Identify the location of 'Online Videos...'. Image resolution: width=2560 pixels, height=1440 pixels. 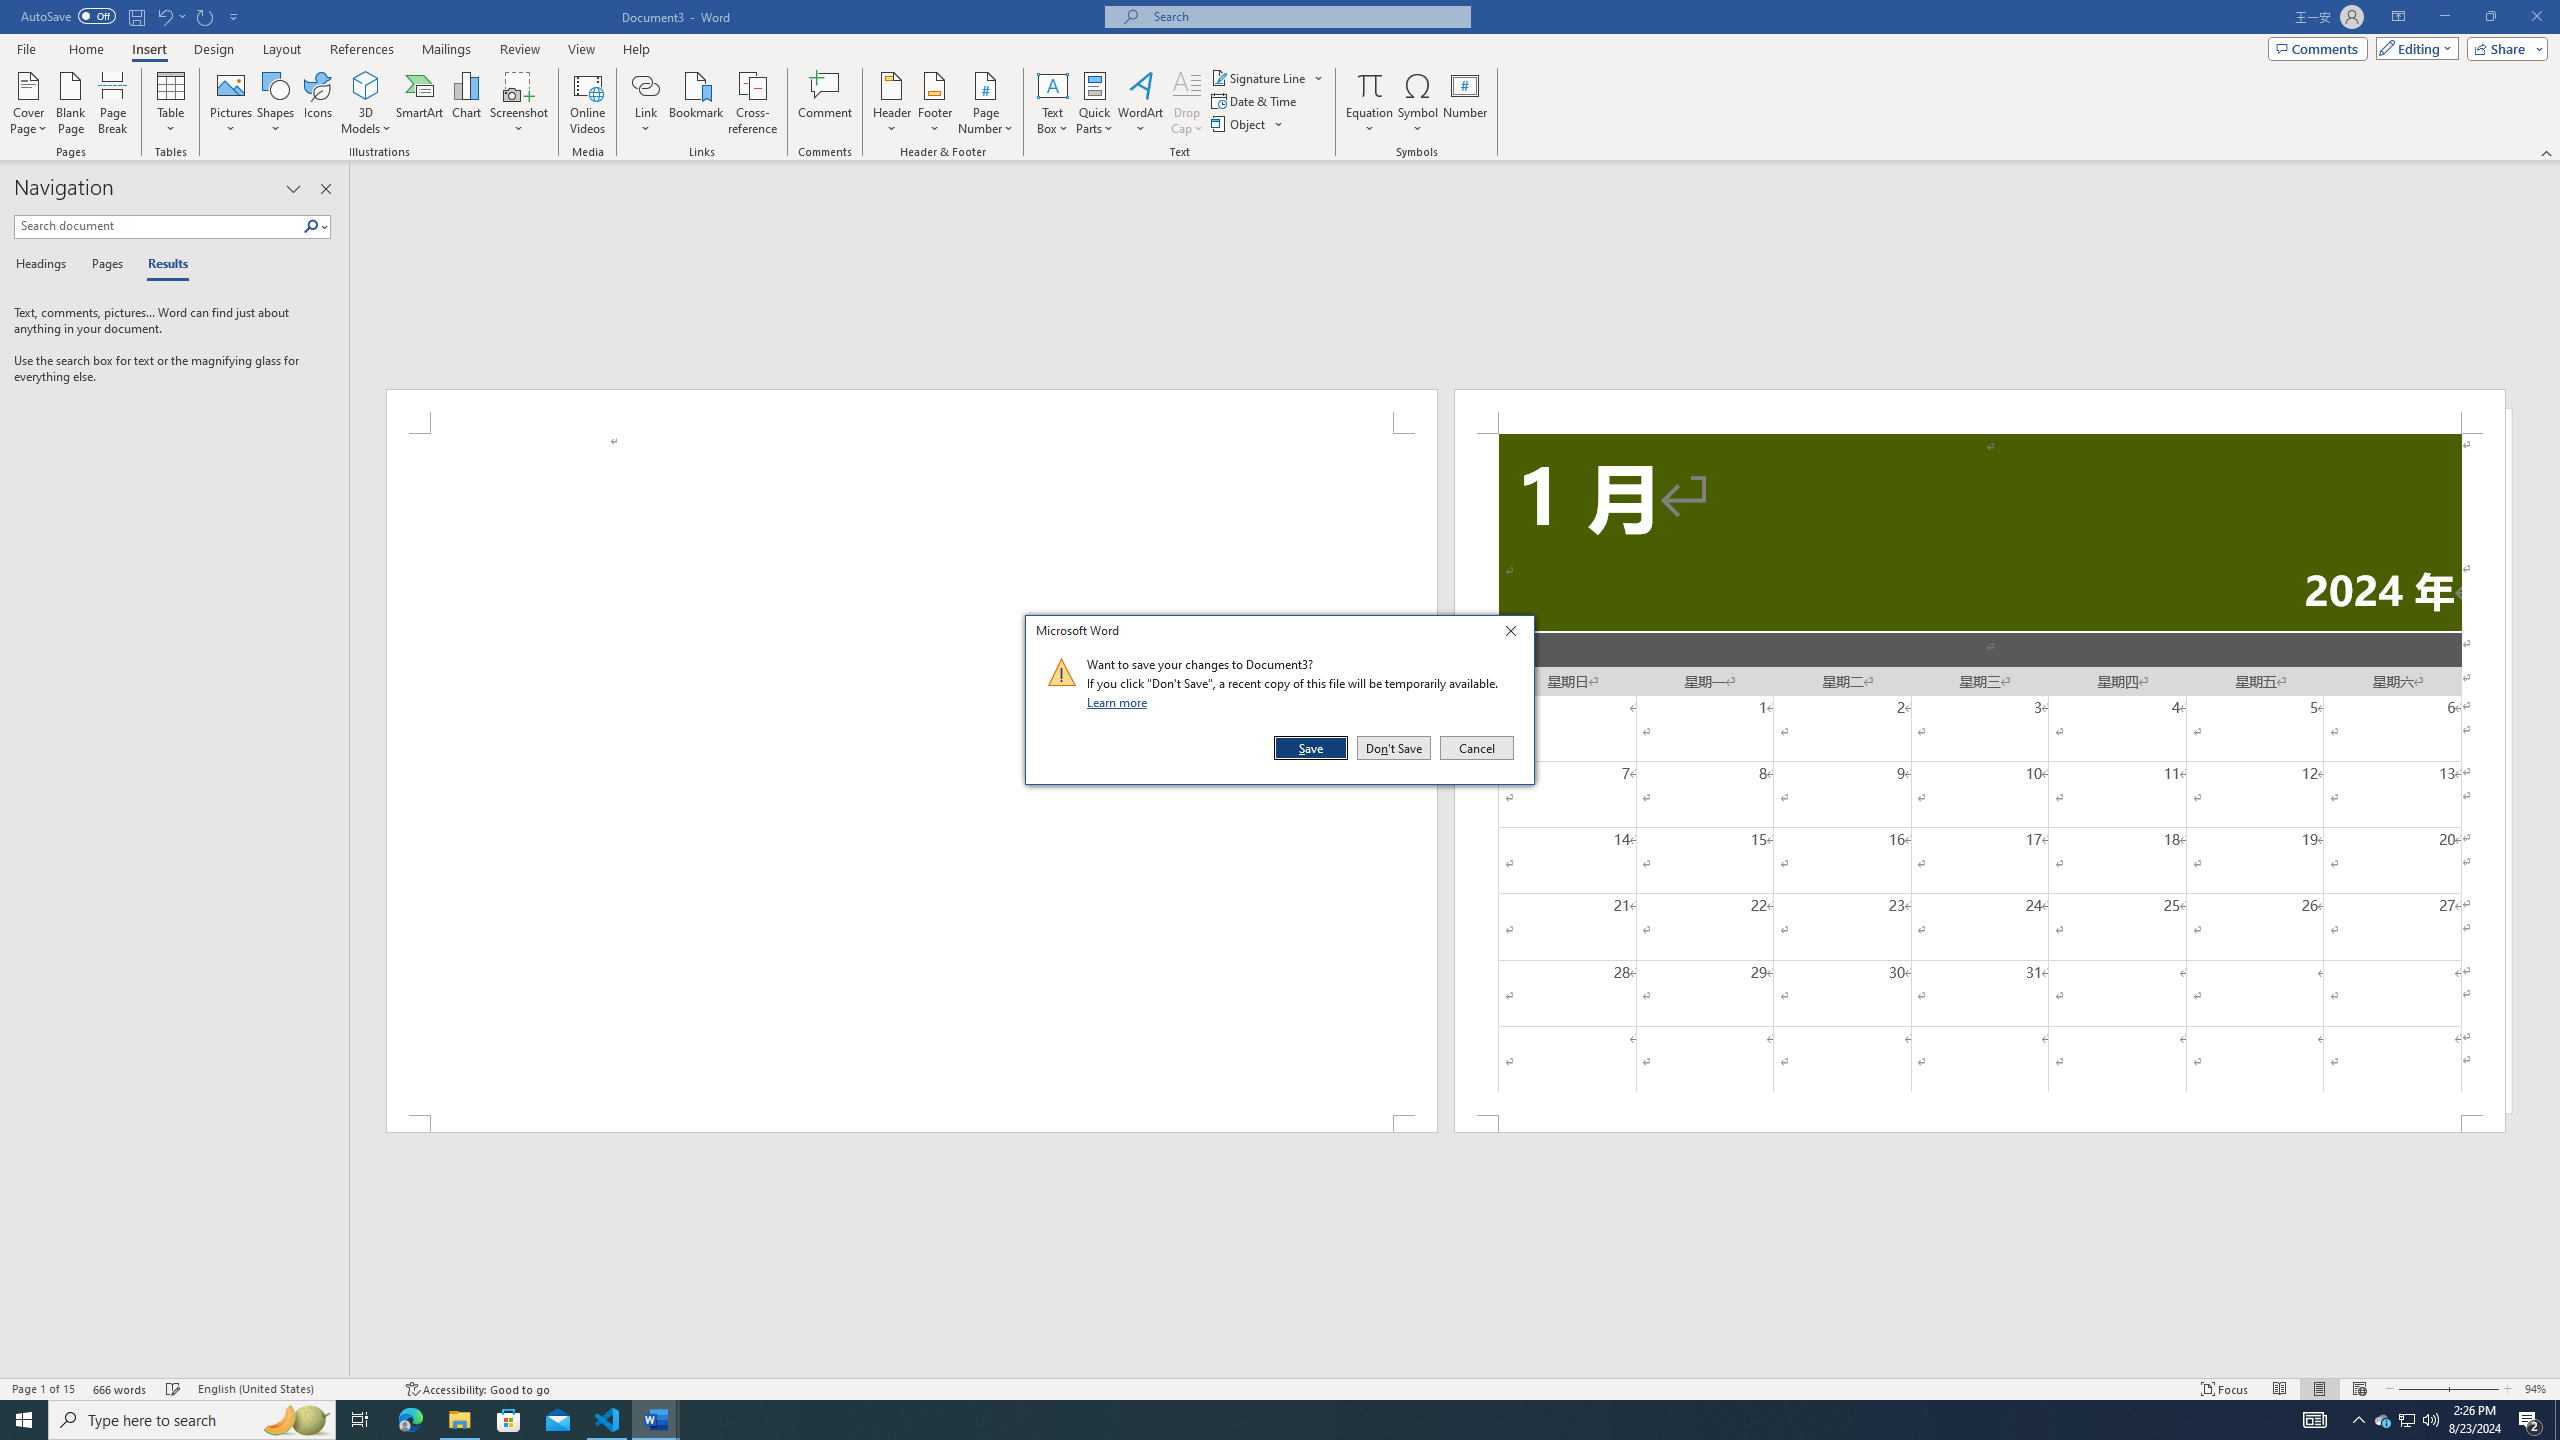
(587, 103).